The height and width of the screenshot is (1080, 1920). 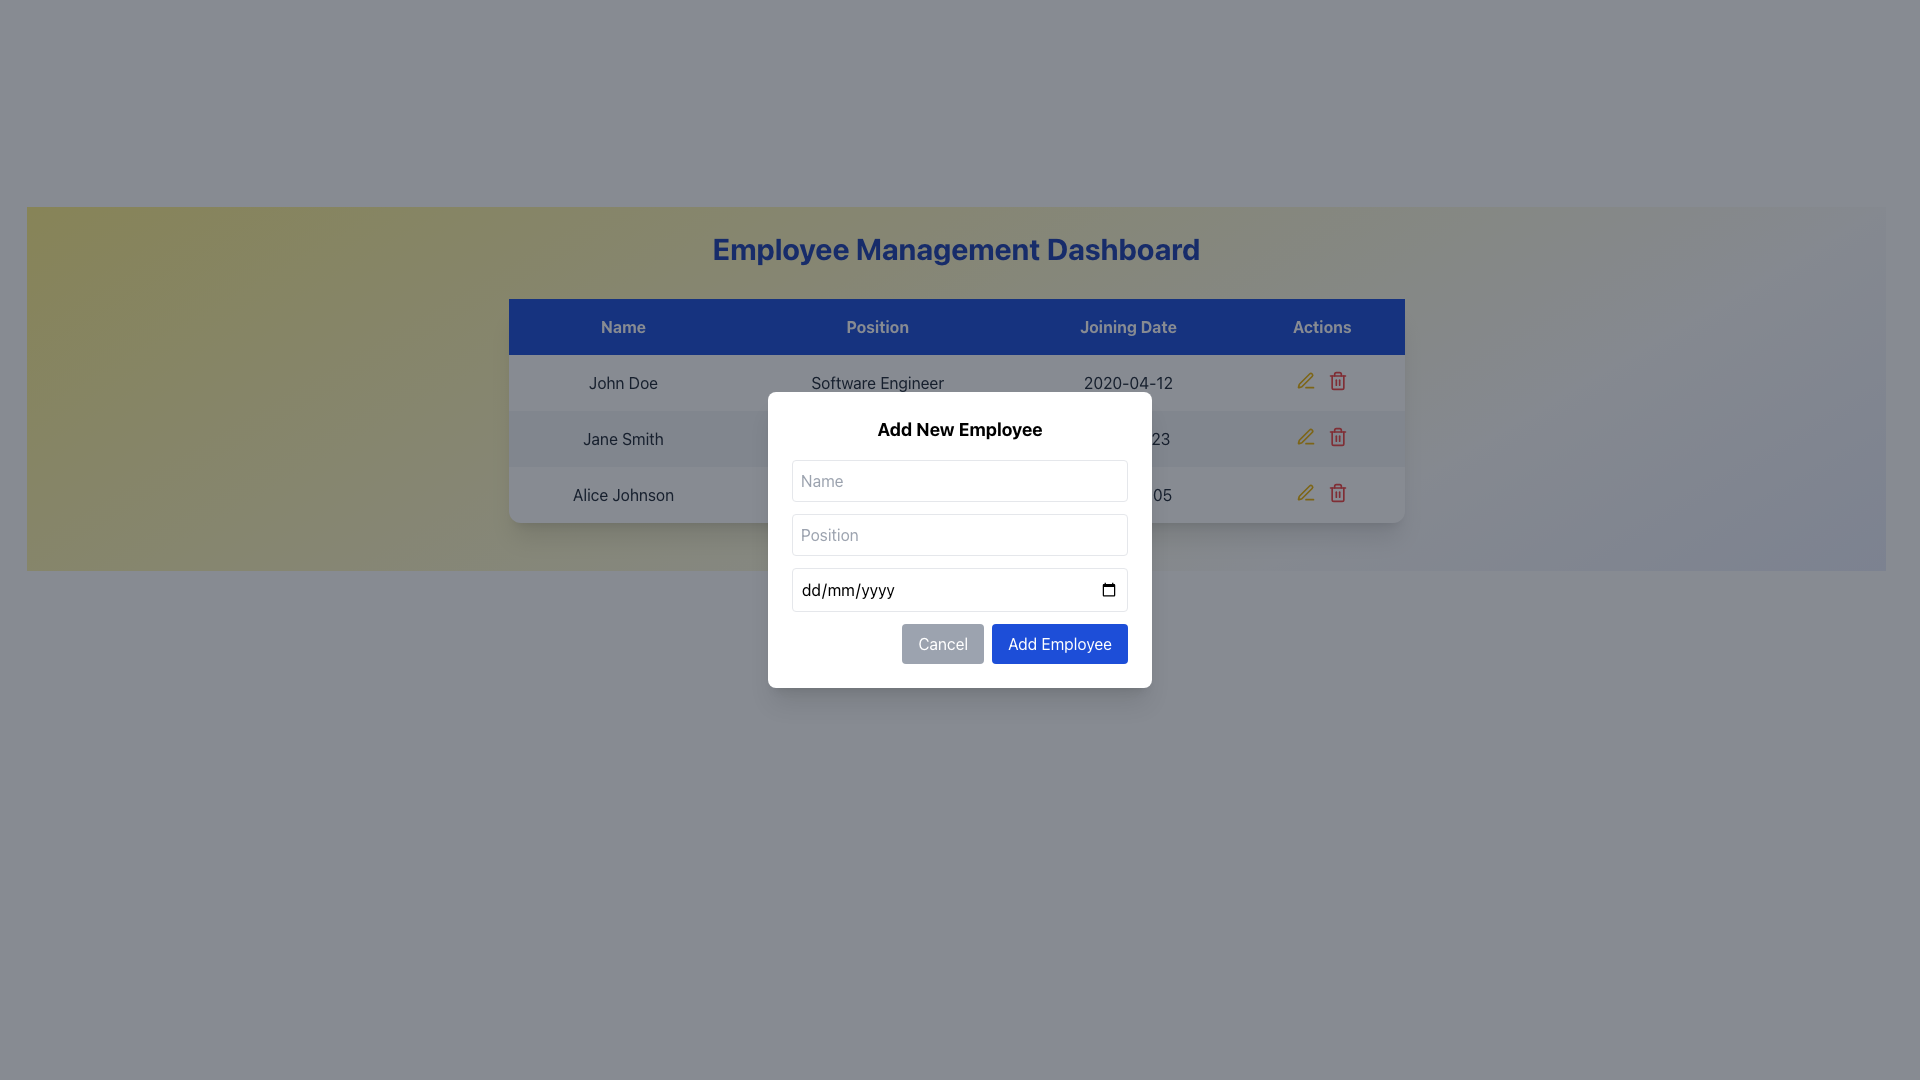 I want to click on the text label representing an individual's profile or record in the first column of the first row of the table, so click(x=622, y=382).